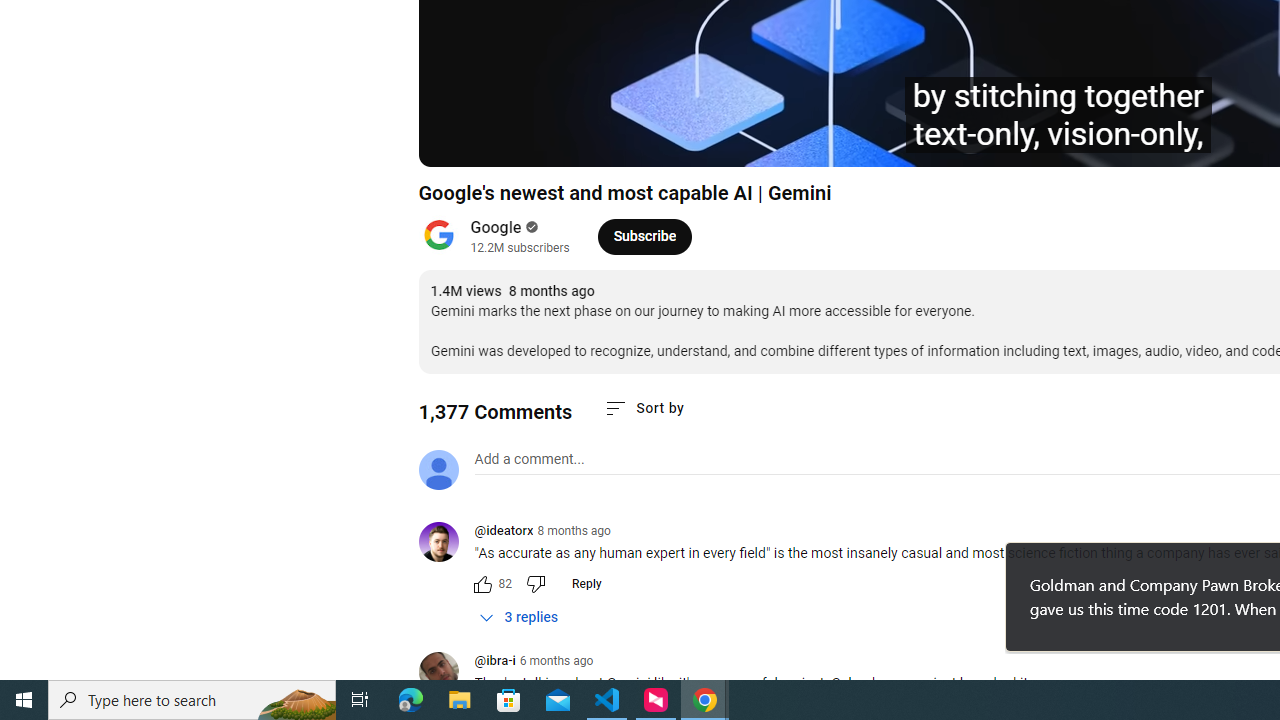 Image resolution: width=1280 pixels, height=720 pixels. I want to click on 'Default profile photo', so click(438, 470).